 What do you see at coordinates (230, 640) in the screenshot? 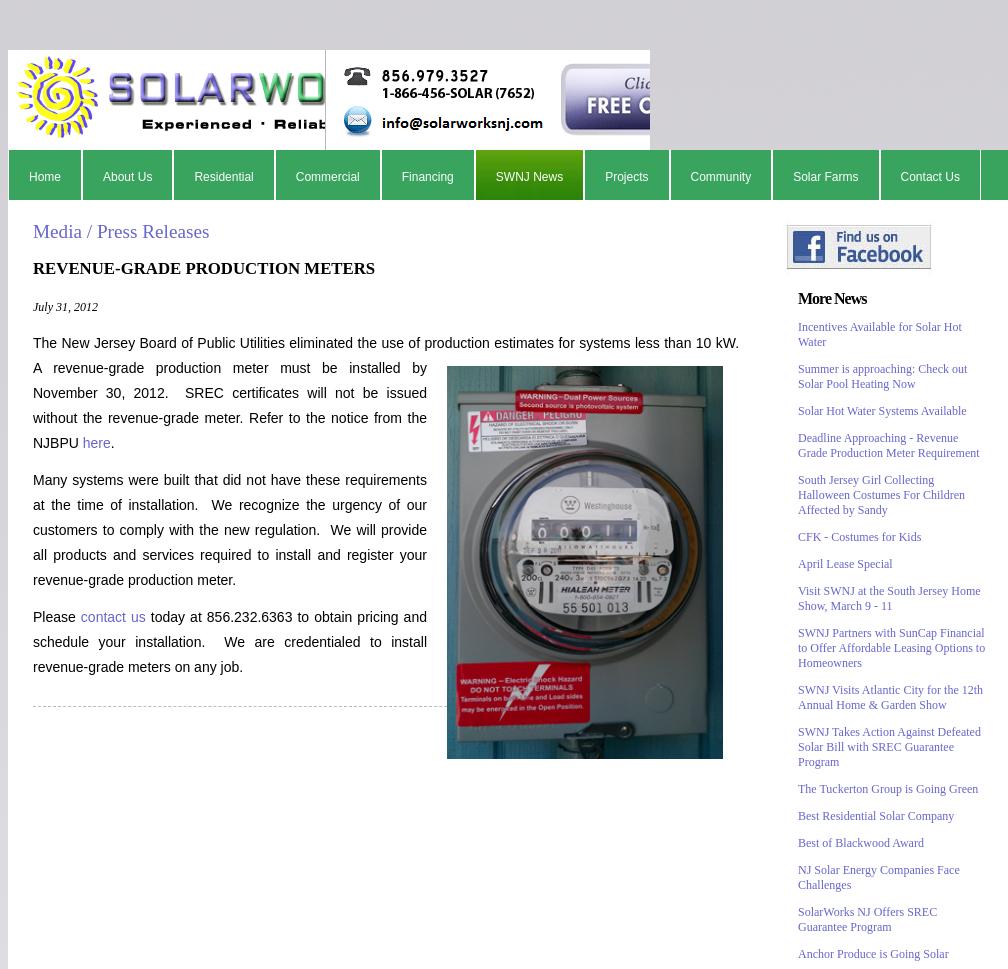
I see `'today at 856.232.6363 to obtain pricing and schedule your installation.  We are credentialed to install revenue-grade meters on any job.'` at bounding box center [230, 640].